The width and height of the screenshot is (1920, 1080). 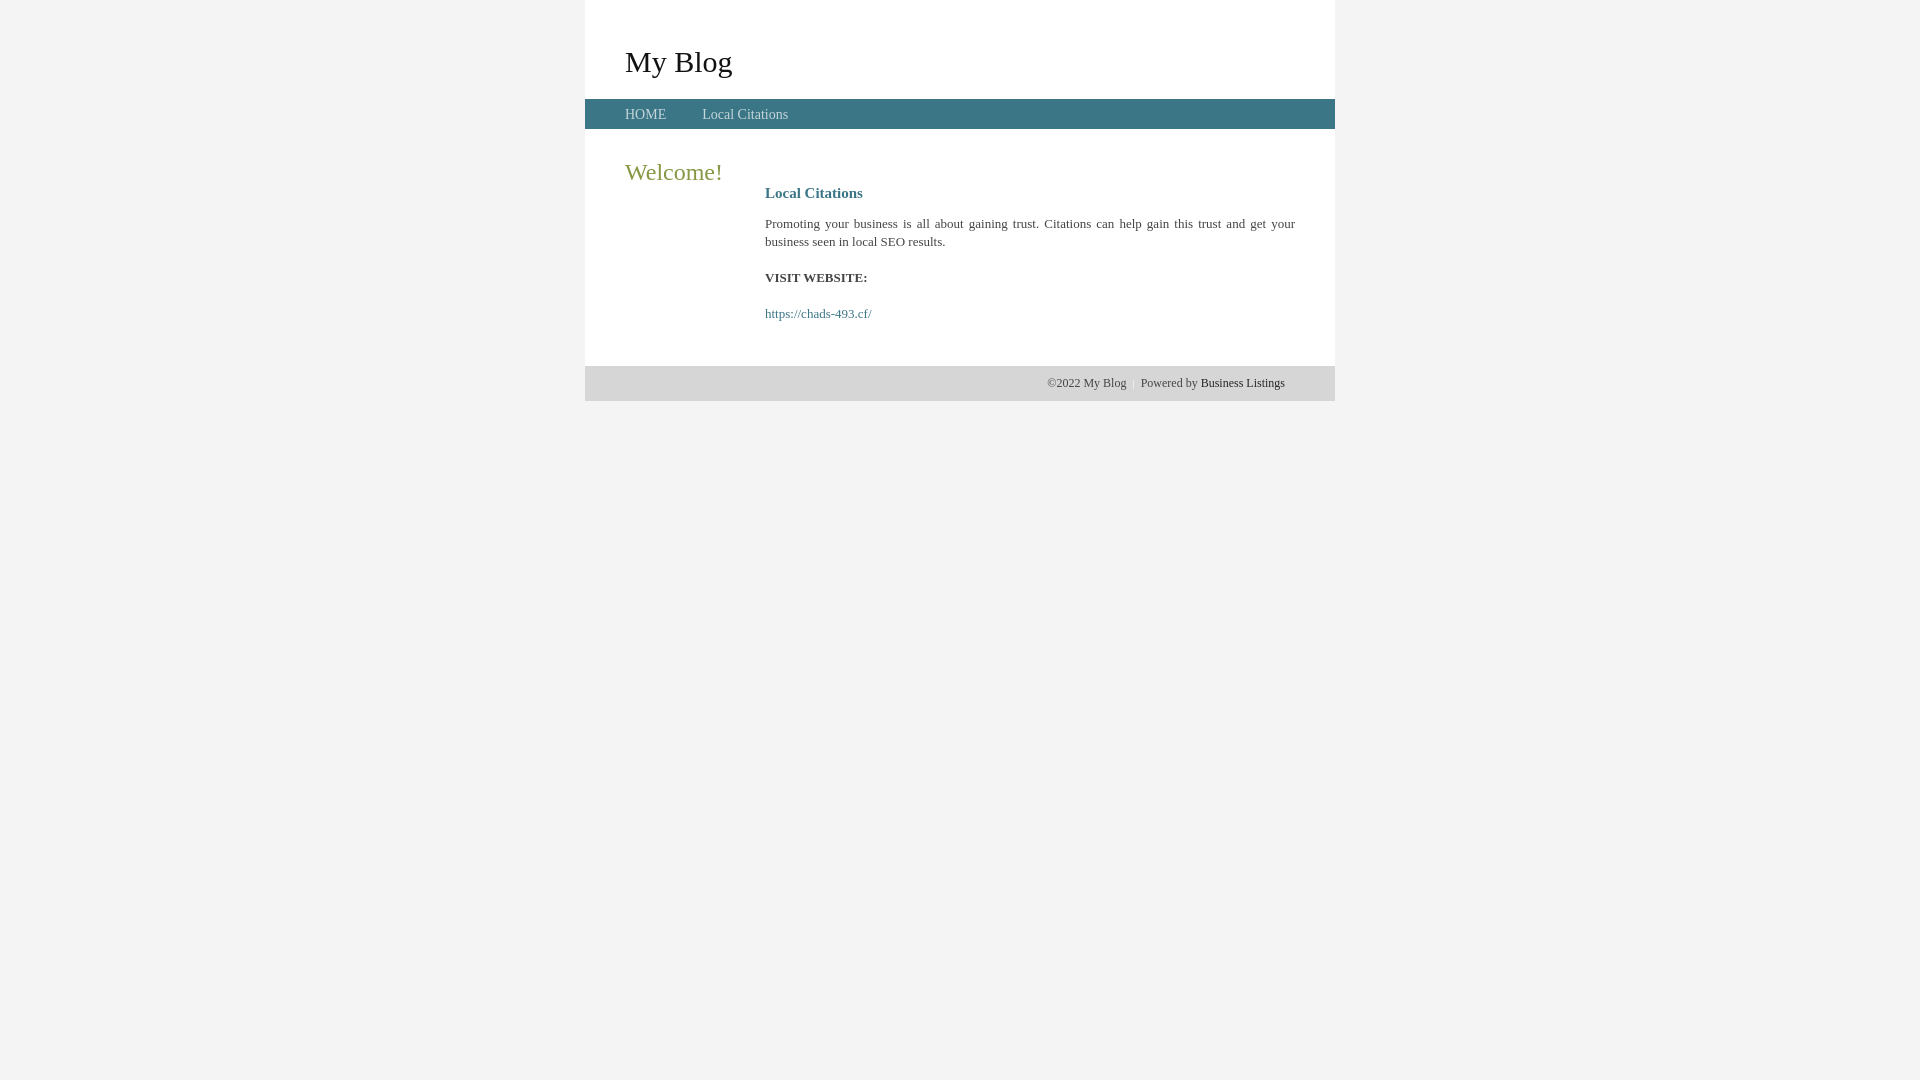 I want to click on 'https://chads-493.cf/', so click(x=763, y=313).